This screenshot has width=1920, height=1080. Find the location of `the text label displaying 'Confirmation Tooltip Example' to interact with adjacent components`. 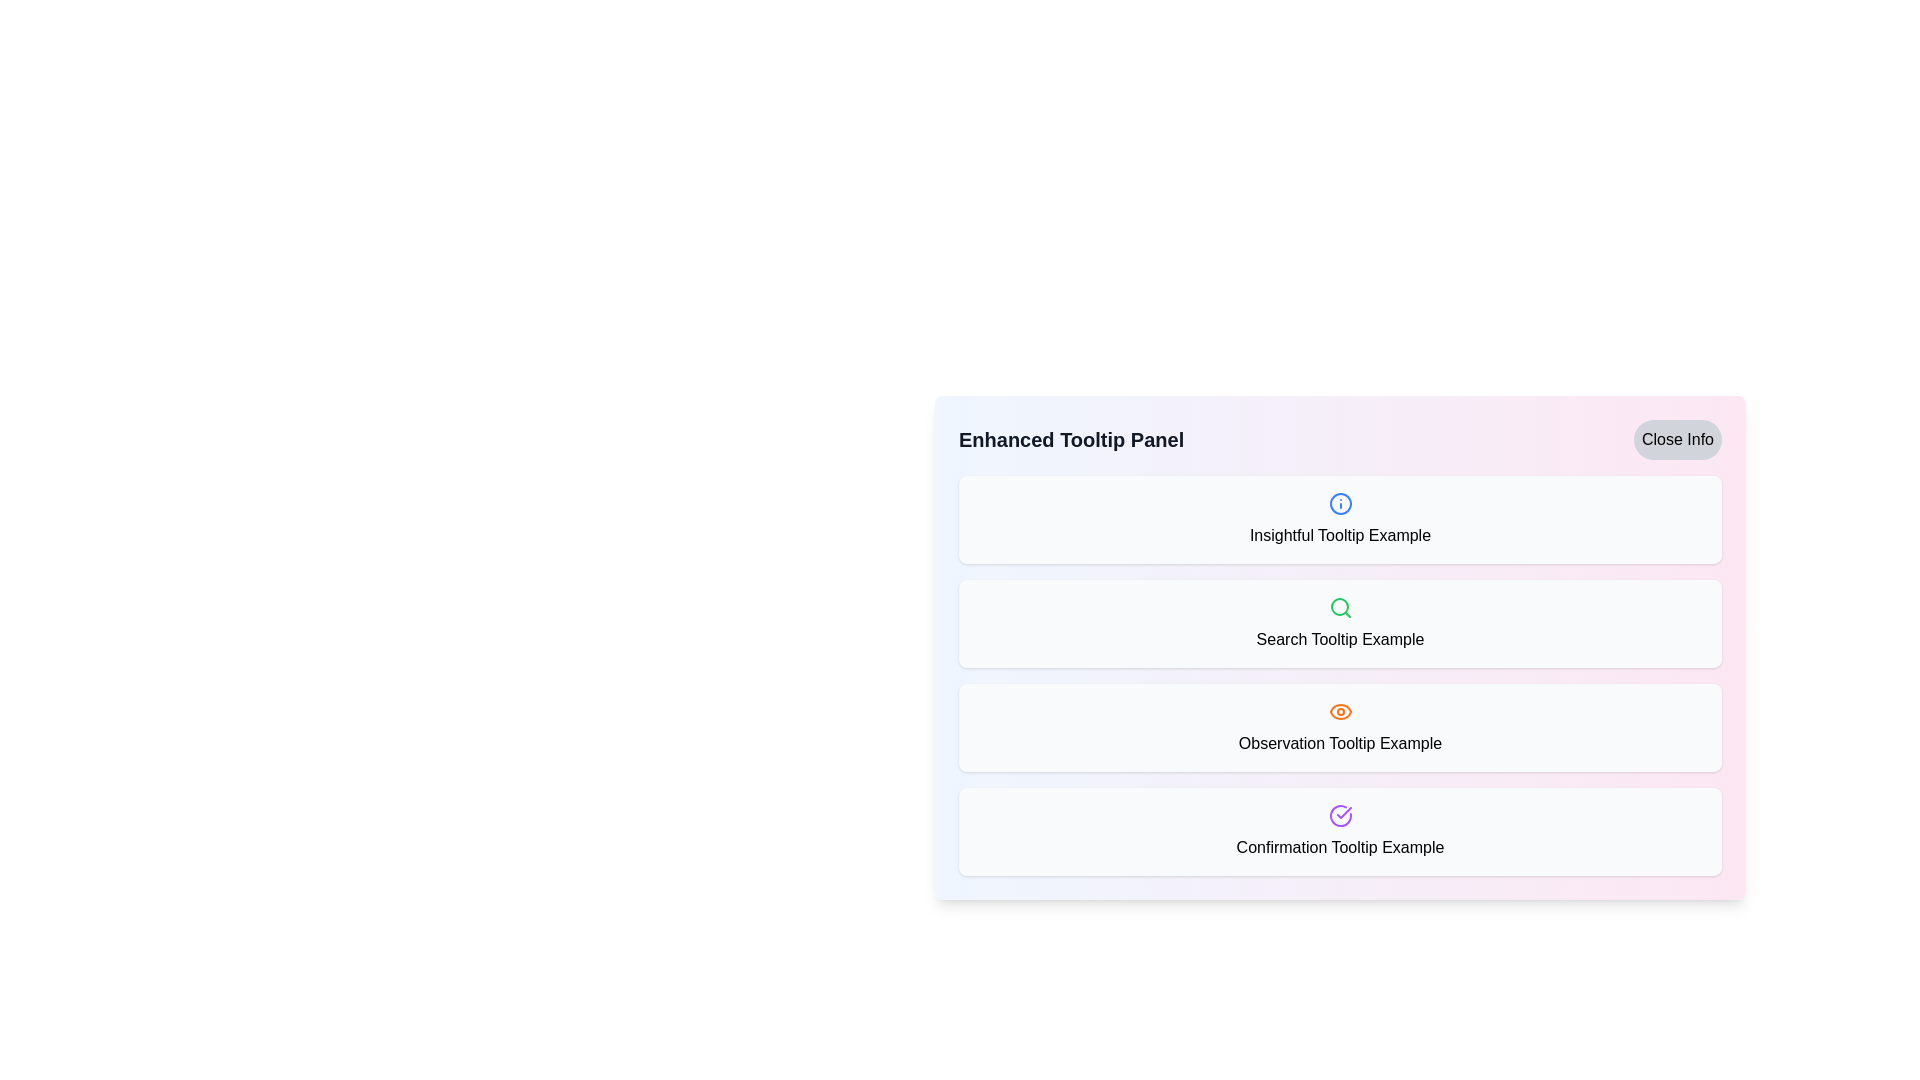

the text label displaying 'Confirmation Tooltip Example' to interact with adjacent components is located at coordinates (1340, 848).